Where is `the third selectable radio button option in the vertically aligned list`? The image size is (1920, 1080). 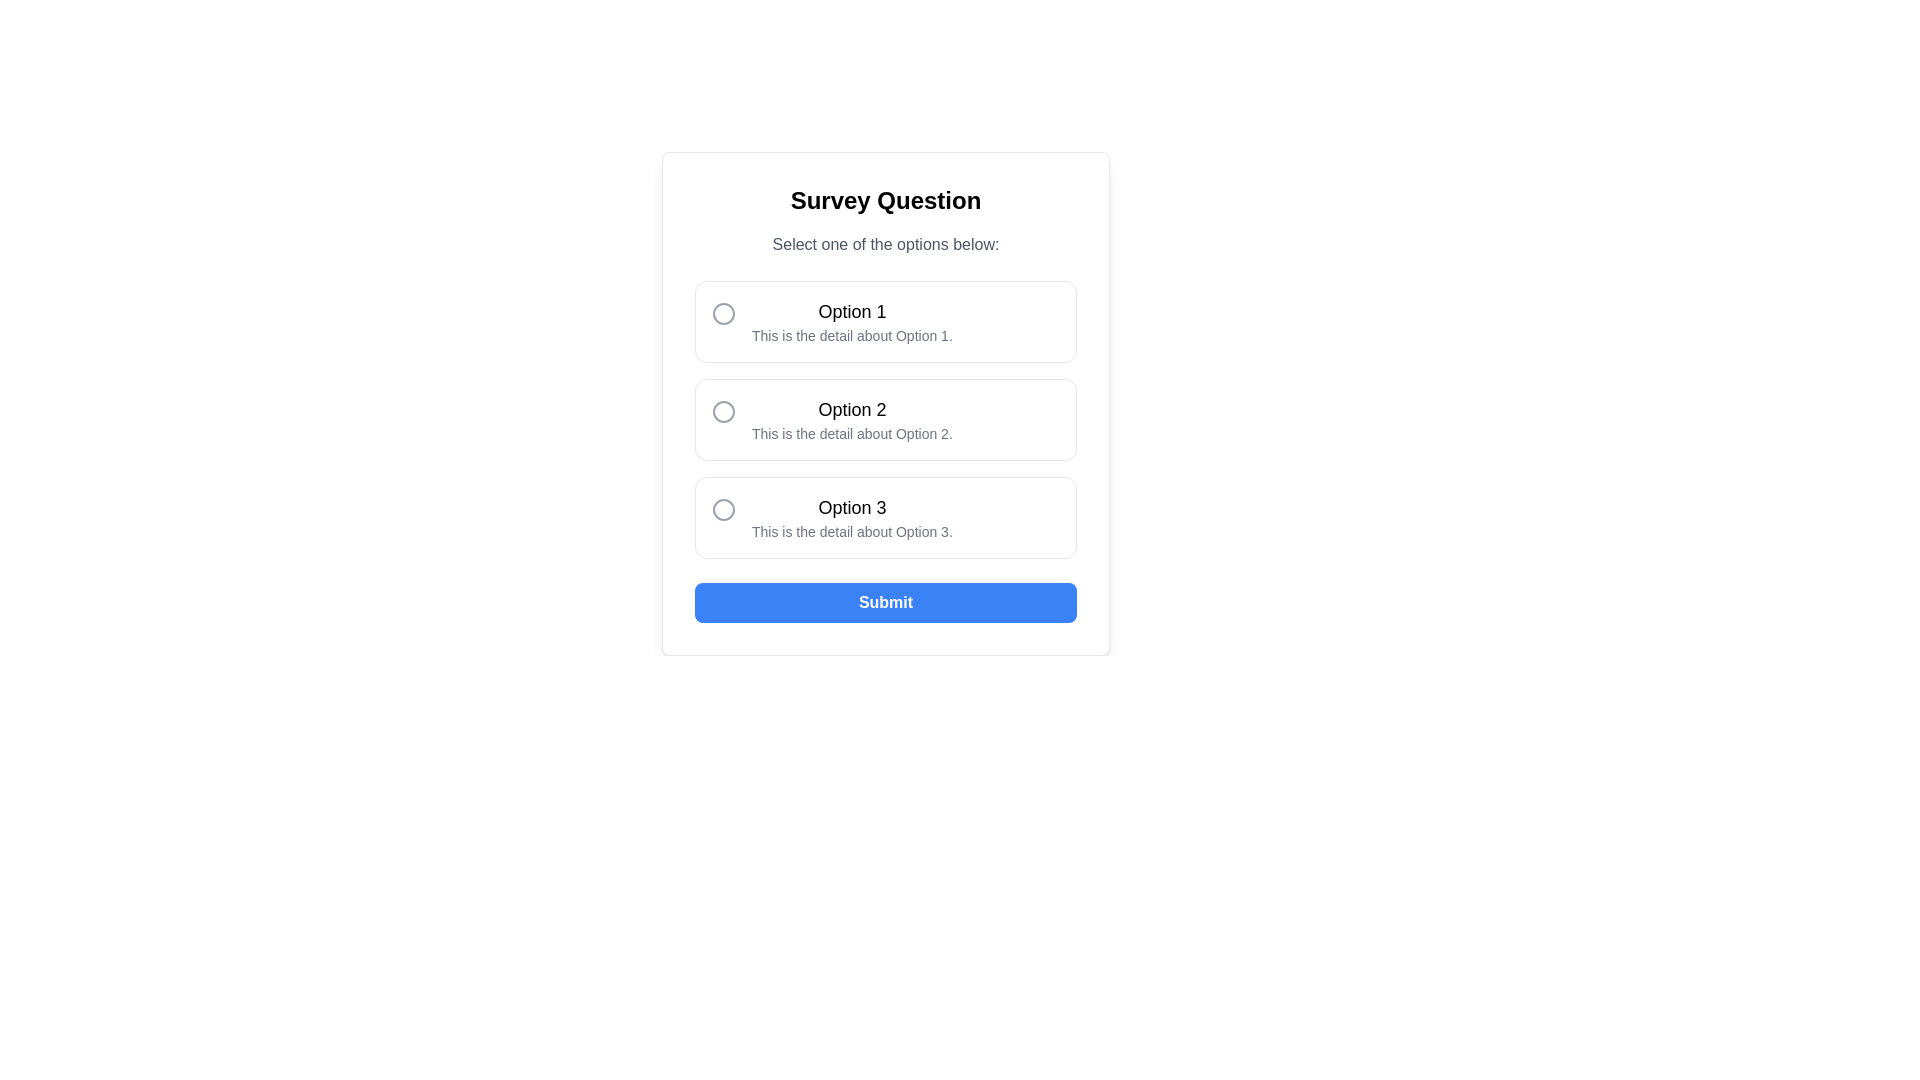 the third selectable radio button option in the vertically aligned list is located at coordinates (885, 516).